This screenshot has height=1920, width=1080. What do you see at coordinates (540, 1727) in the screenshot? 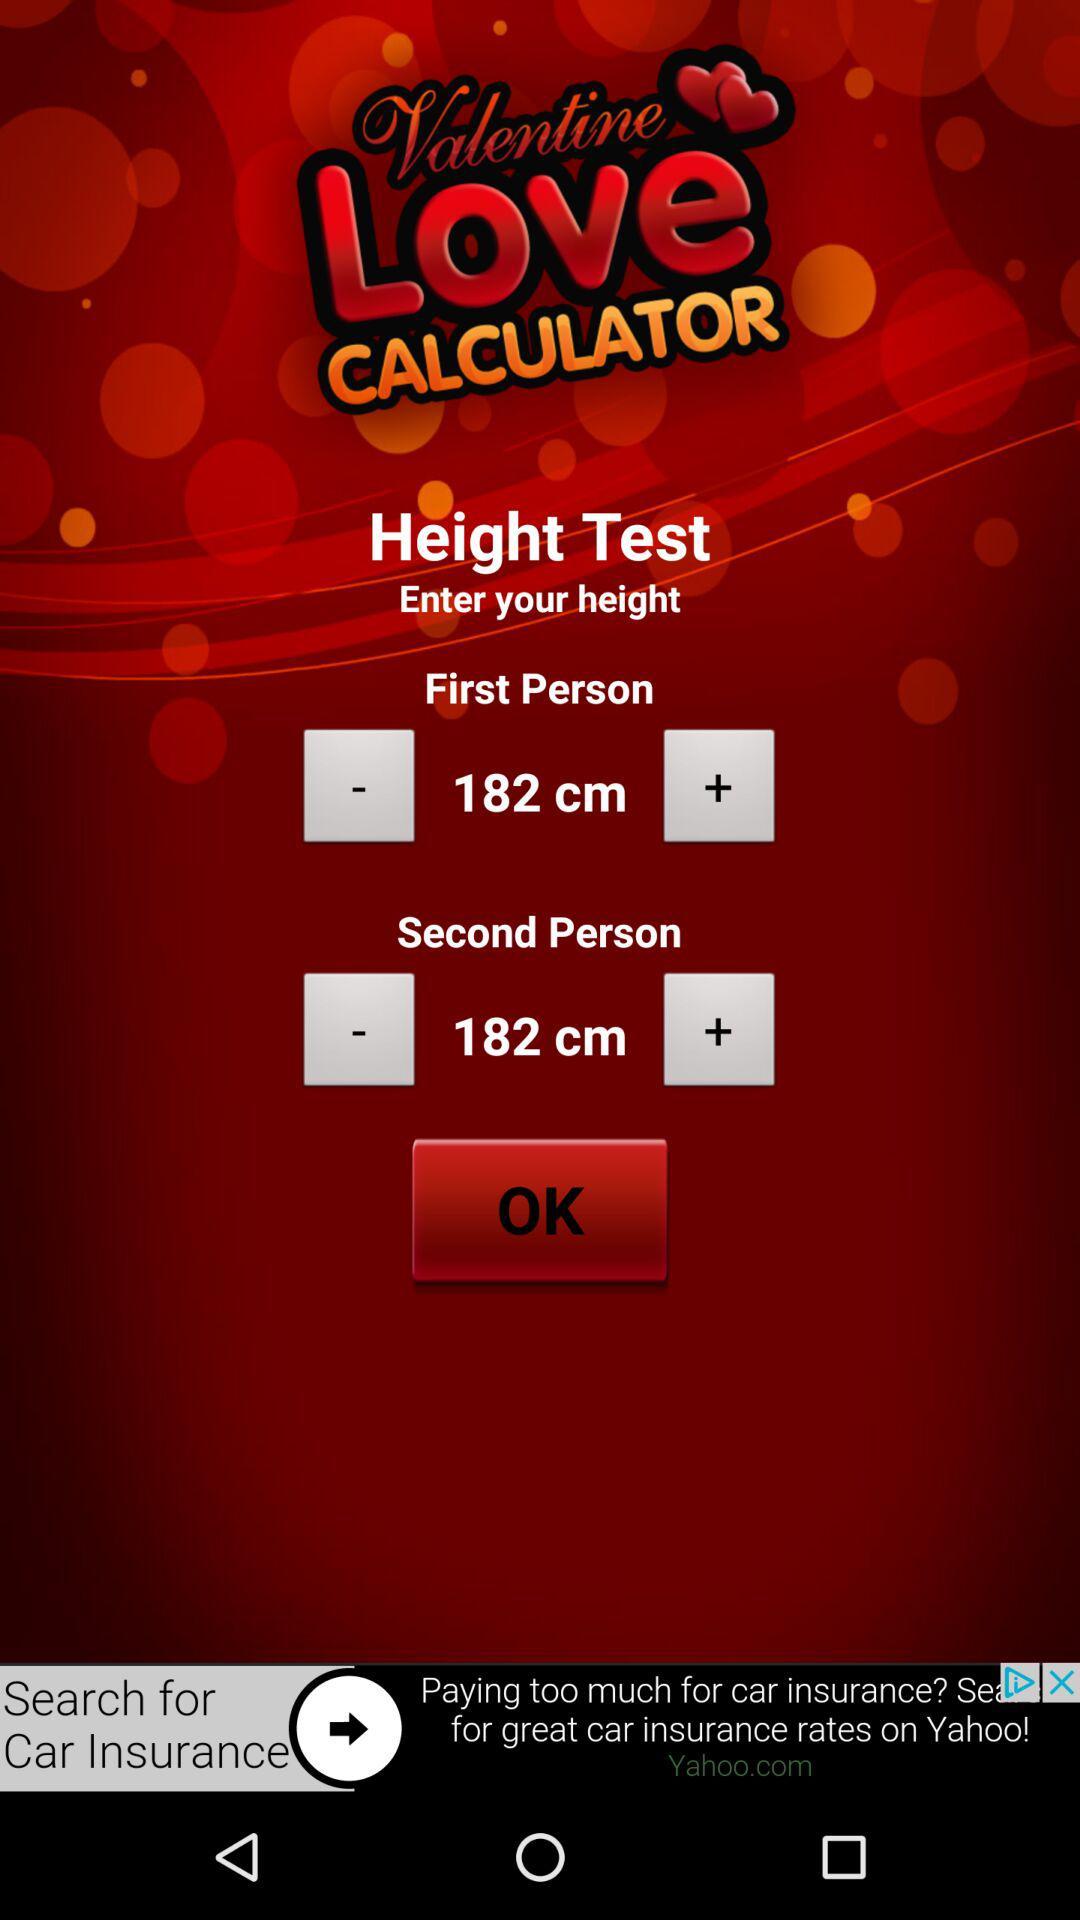
I see `advertisement page` at bounding box center [540, 1727].